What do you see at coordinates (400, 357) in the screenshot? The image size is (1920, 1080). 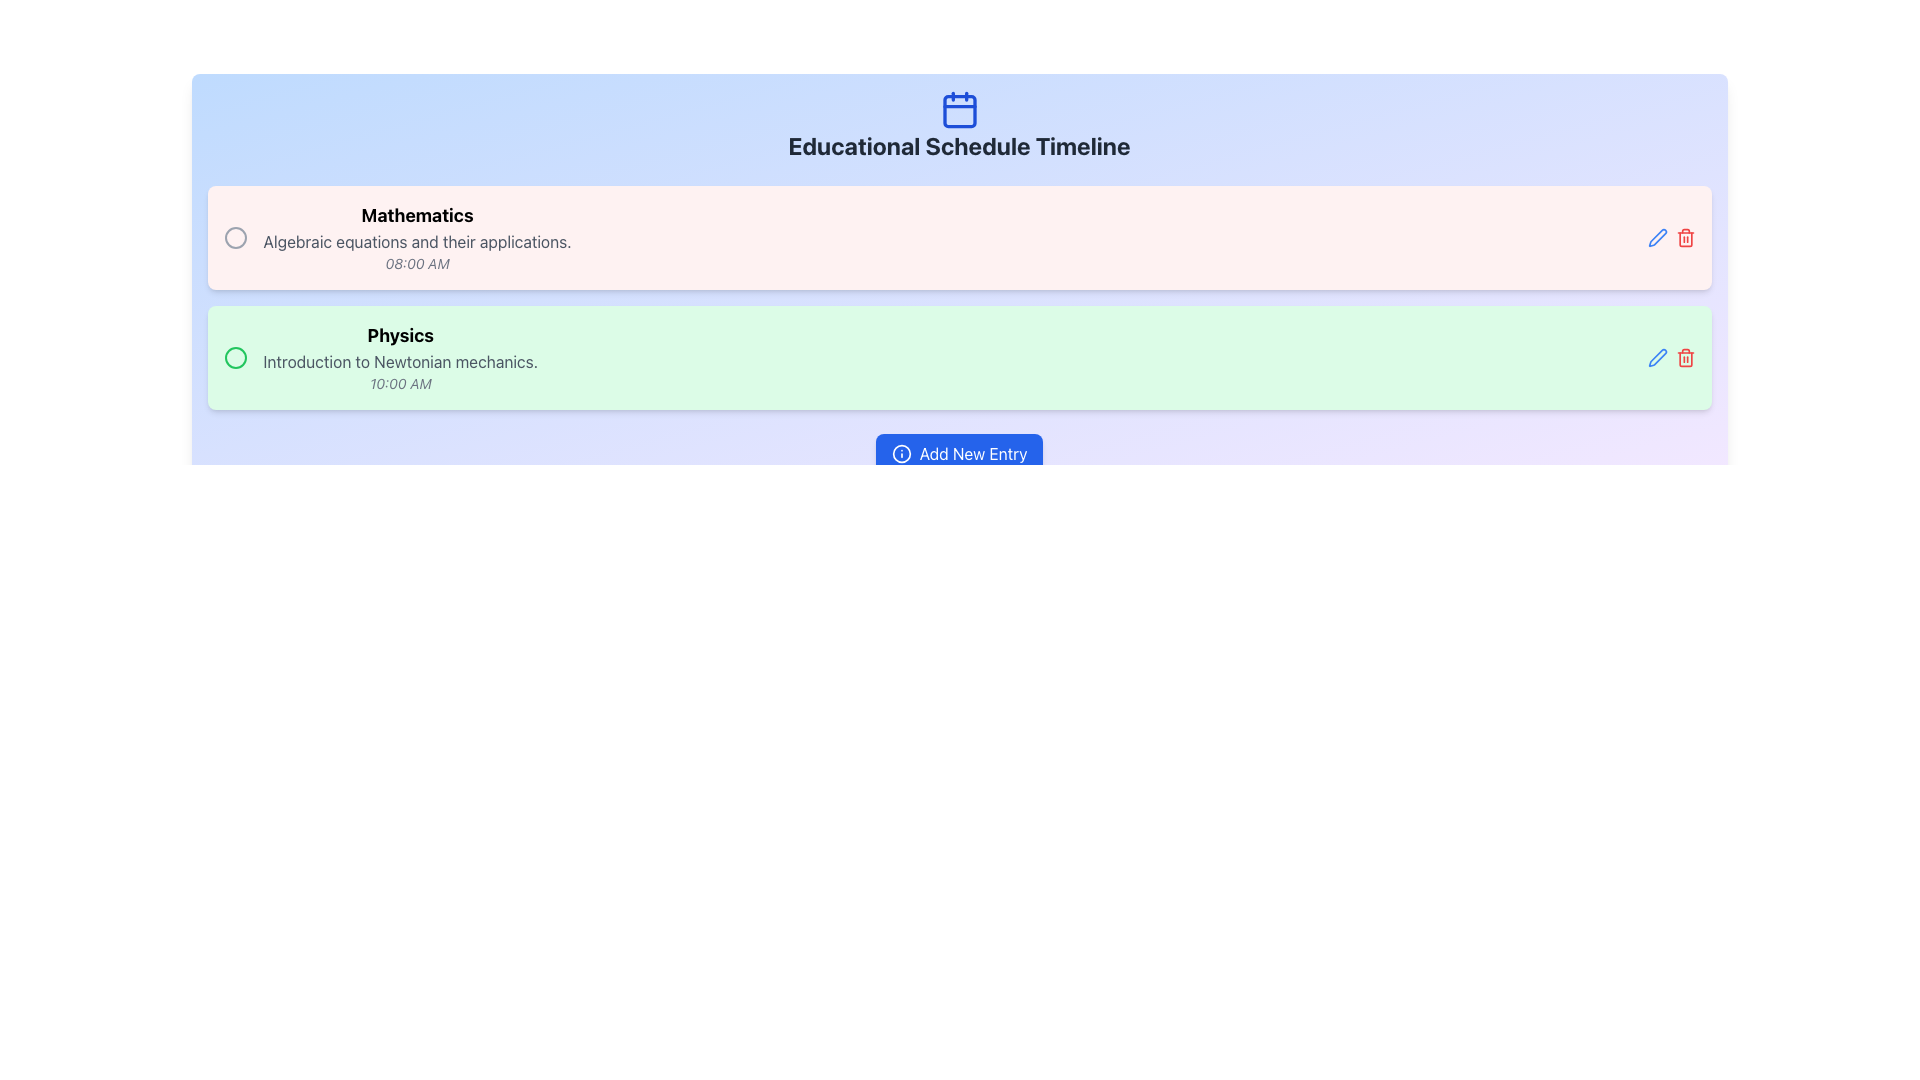 I see `the second list item of the educational schedule entry text block, which is located below the 'Mathematics' item on a green background` at bounding box center [400, 357].